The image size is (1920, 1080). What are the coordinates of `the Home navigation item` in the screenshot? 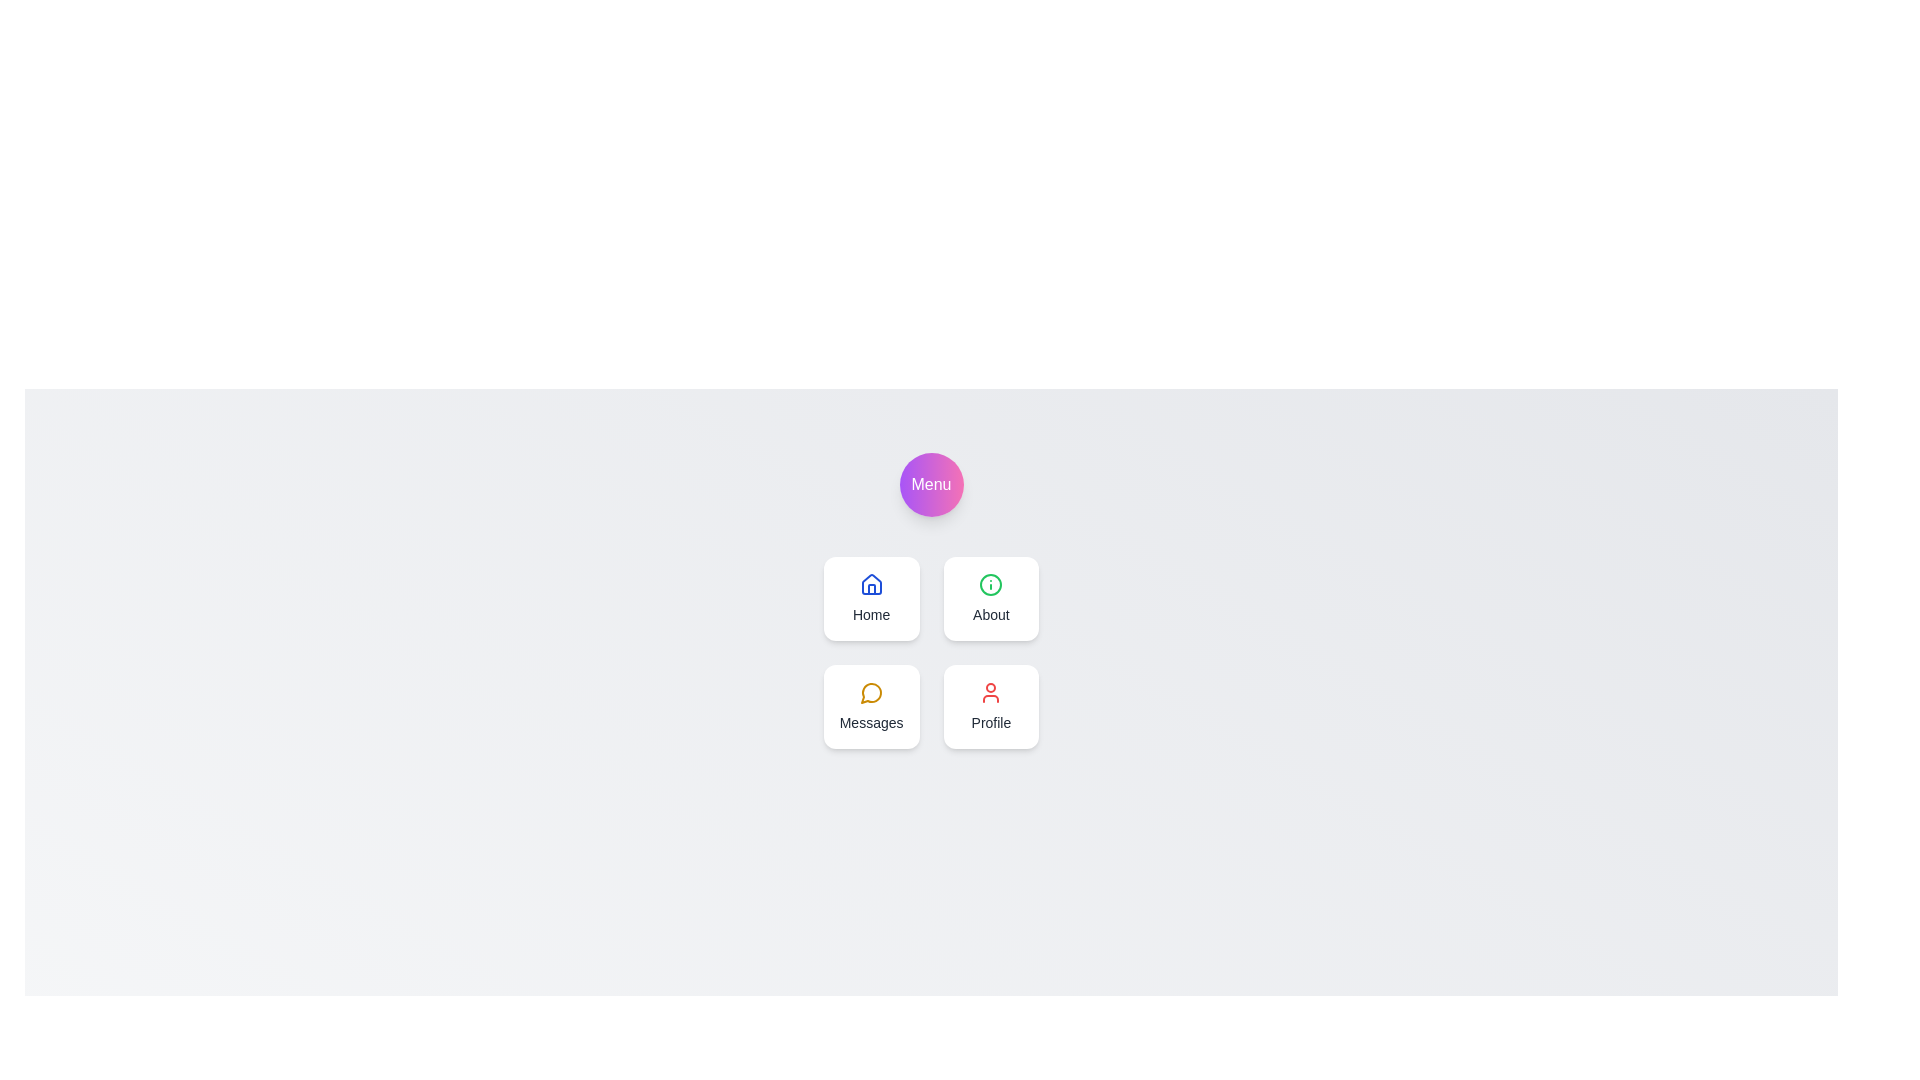 It's located at (871, 597).